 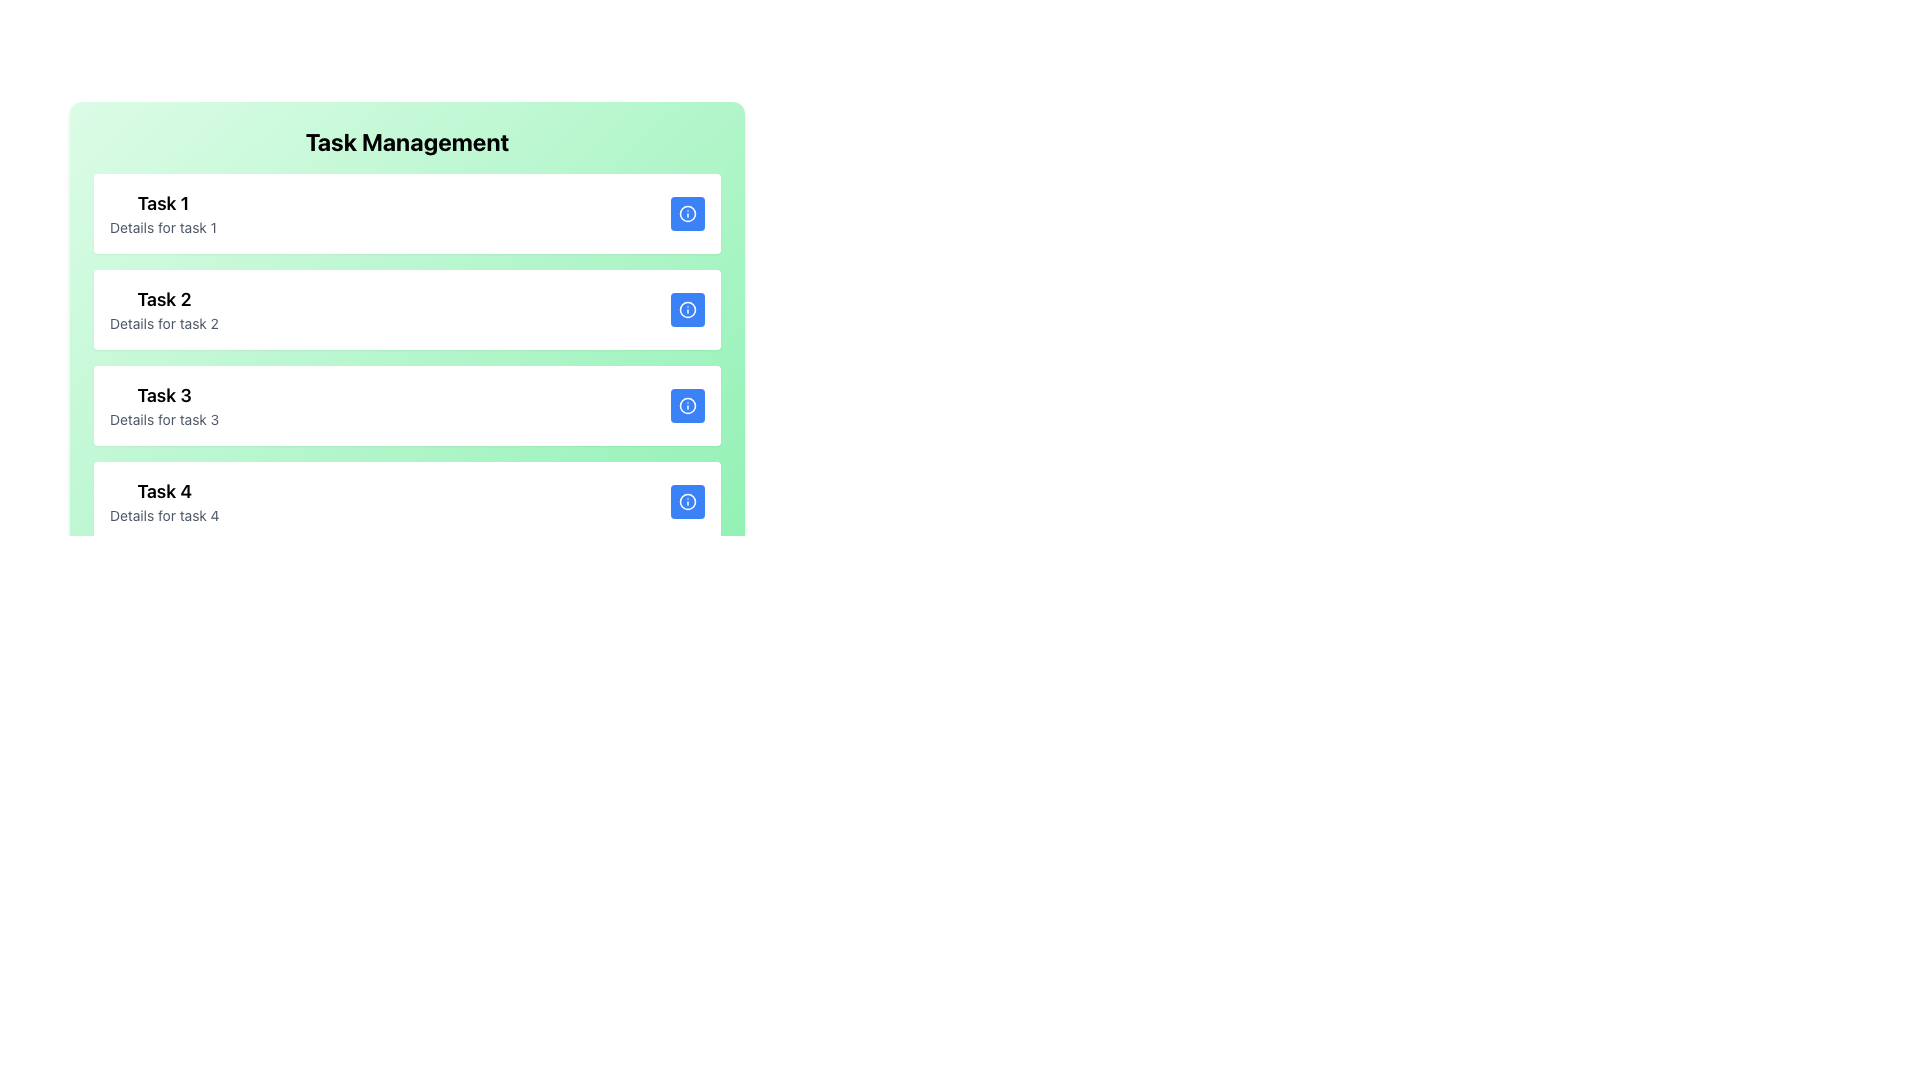 I want to click on the text label reading 'Details for task 2' which is styled in gray color and positioned under the title 'Task 2' in the second task card, so click(x=164, y=323).